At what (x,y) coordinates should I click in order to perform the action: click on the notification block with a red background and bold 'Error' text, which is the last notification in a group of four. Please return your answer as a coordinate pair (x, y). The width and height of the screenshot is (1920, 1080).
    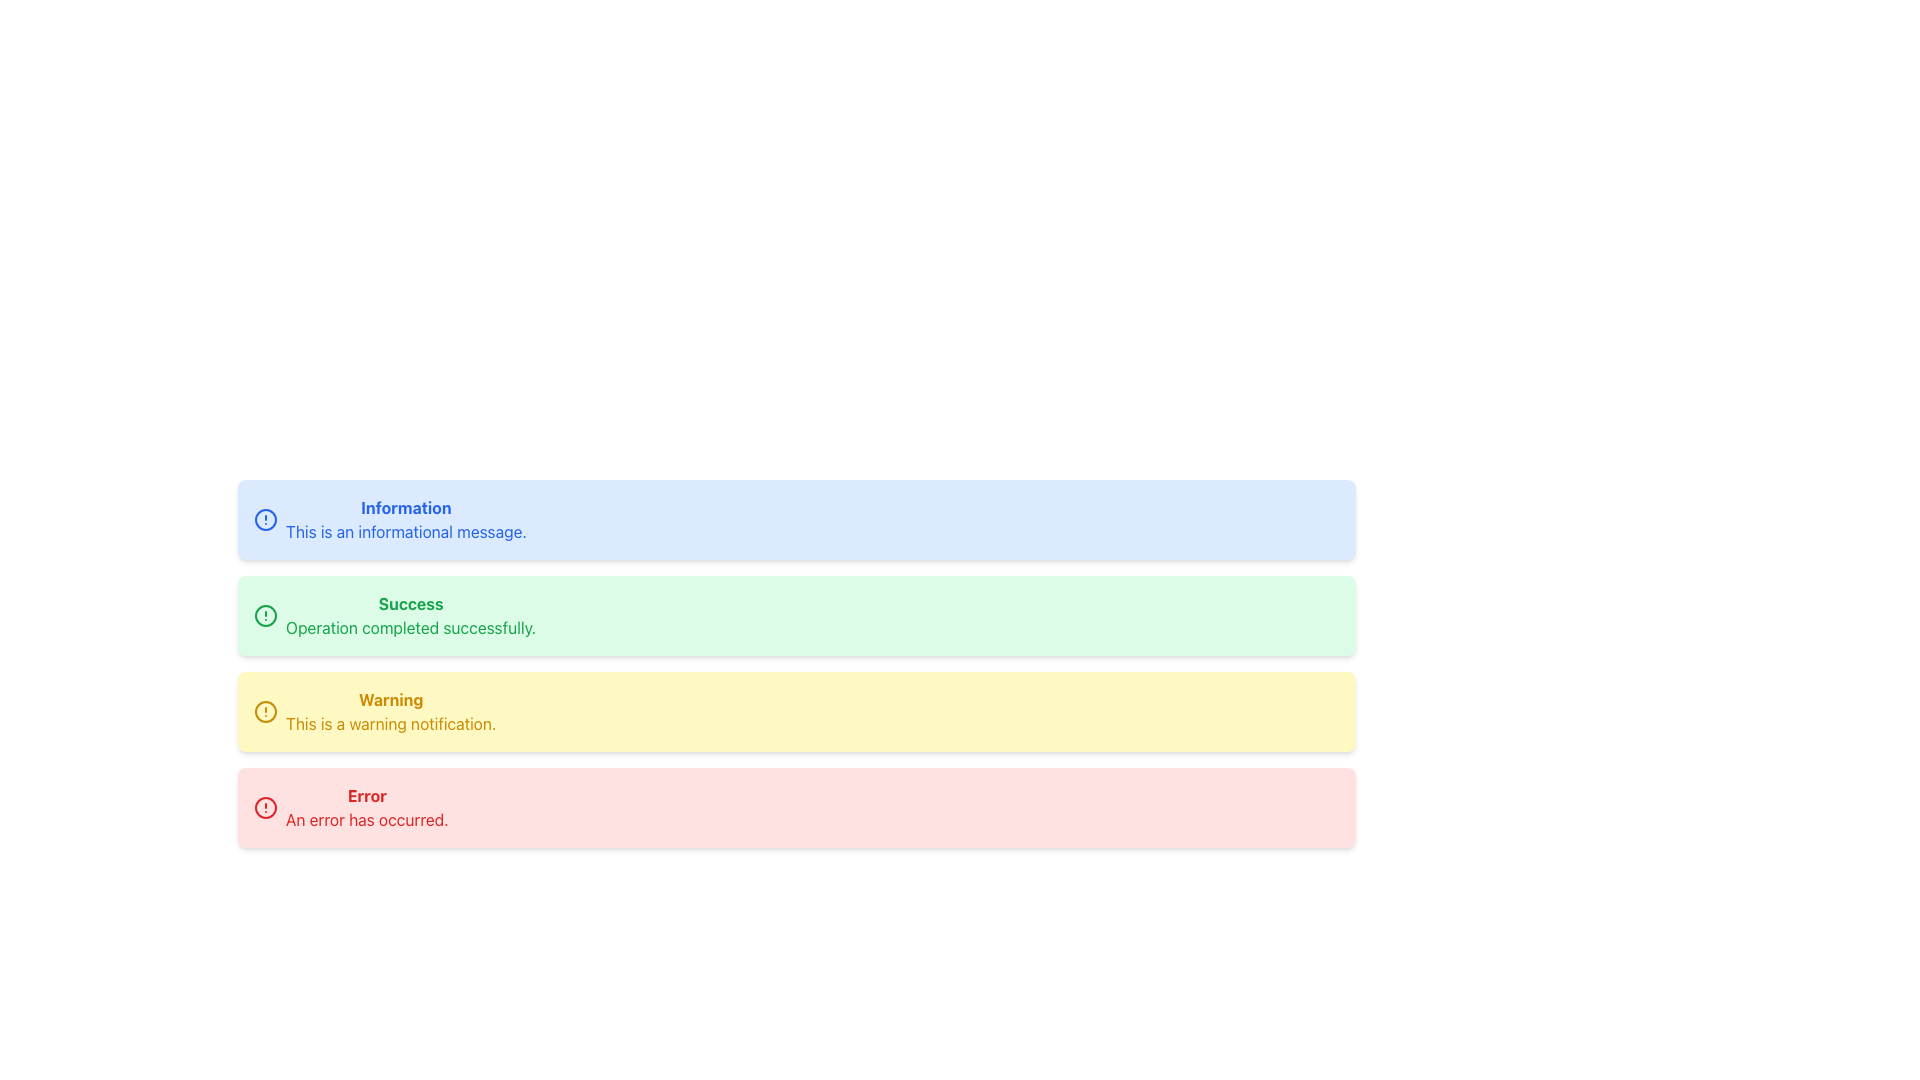
    Looking at the image, I should click on (795, 806).